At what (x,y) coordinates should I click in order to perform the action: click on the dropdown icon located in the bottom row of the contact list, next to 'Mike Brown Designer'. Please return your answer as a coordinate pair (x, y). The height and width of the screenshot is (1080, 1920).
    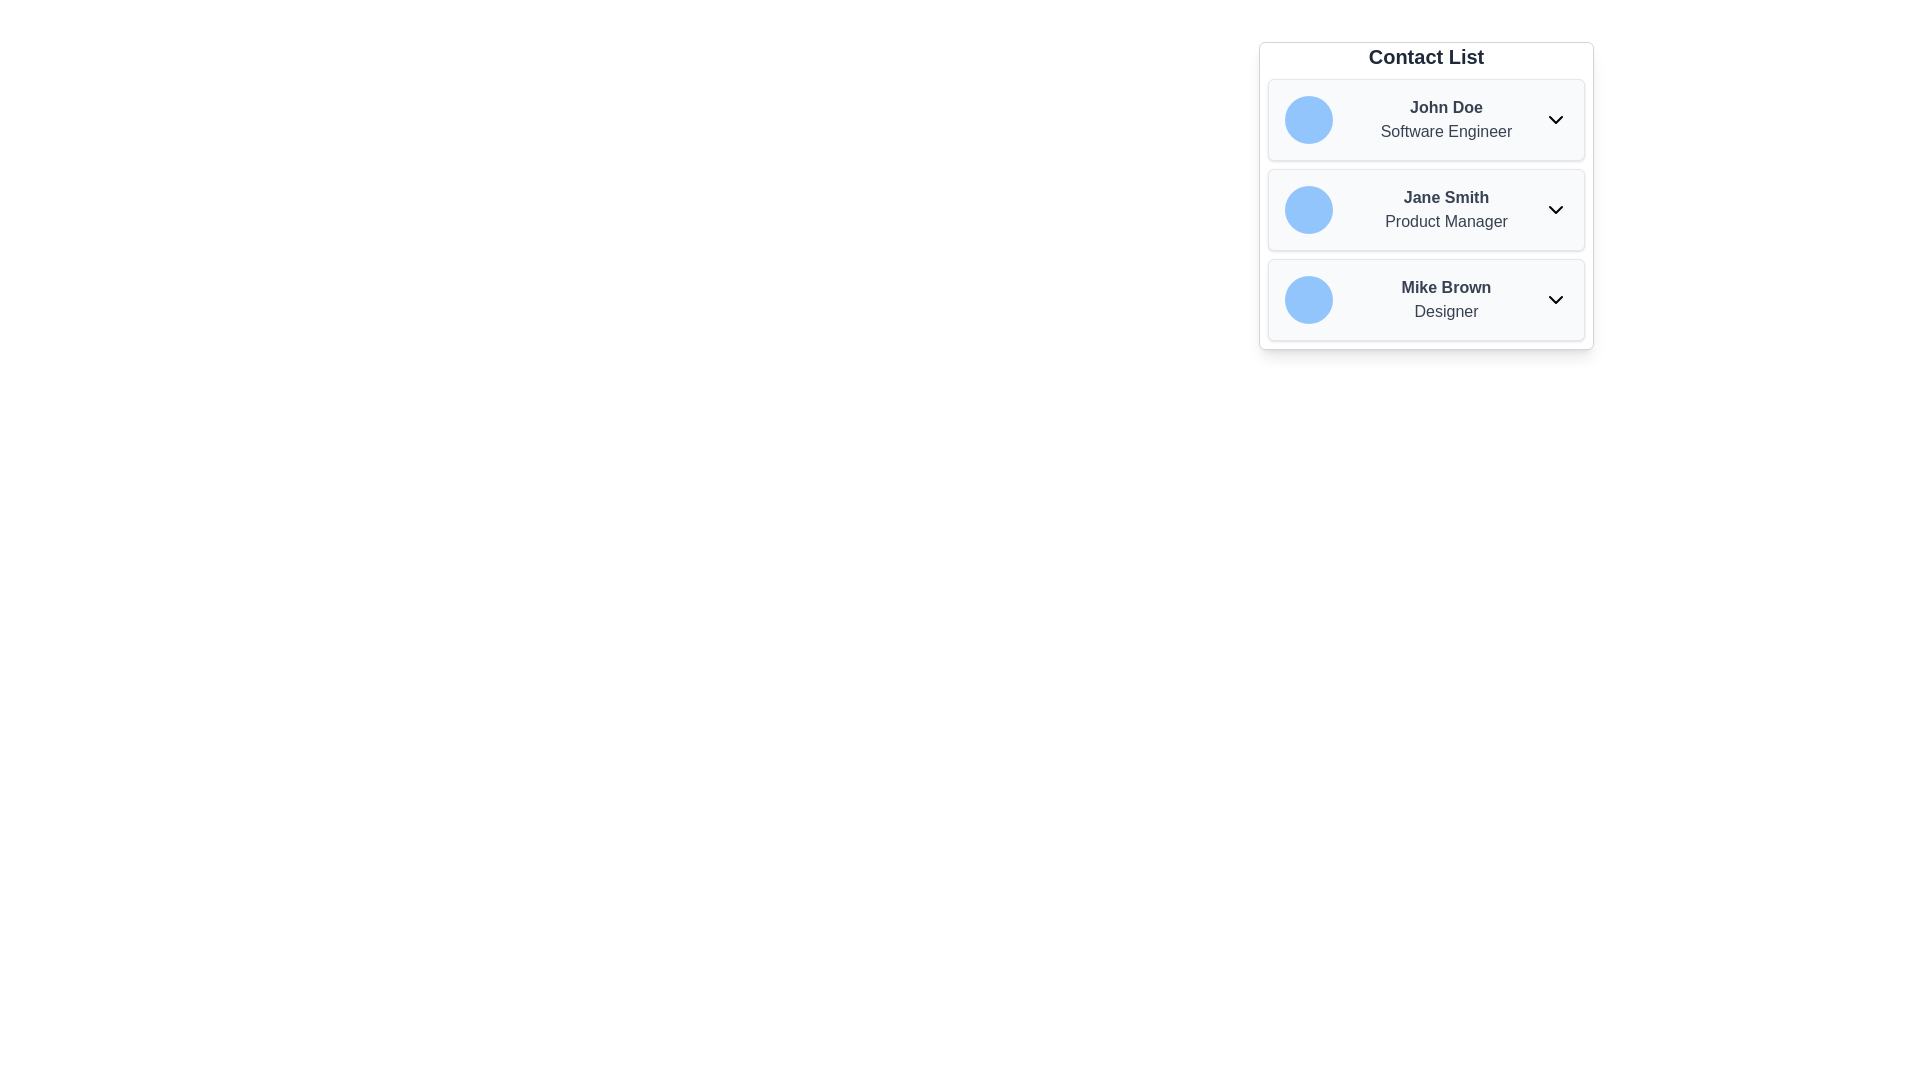
    Looking at the image, I should click on (1554, 300).